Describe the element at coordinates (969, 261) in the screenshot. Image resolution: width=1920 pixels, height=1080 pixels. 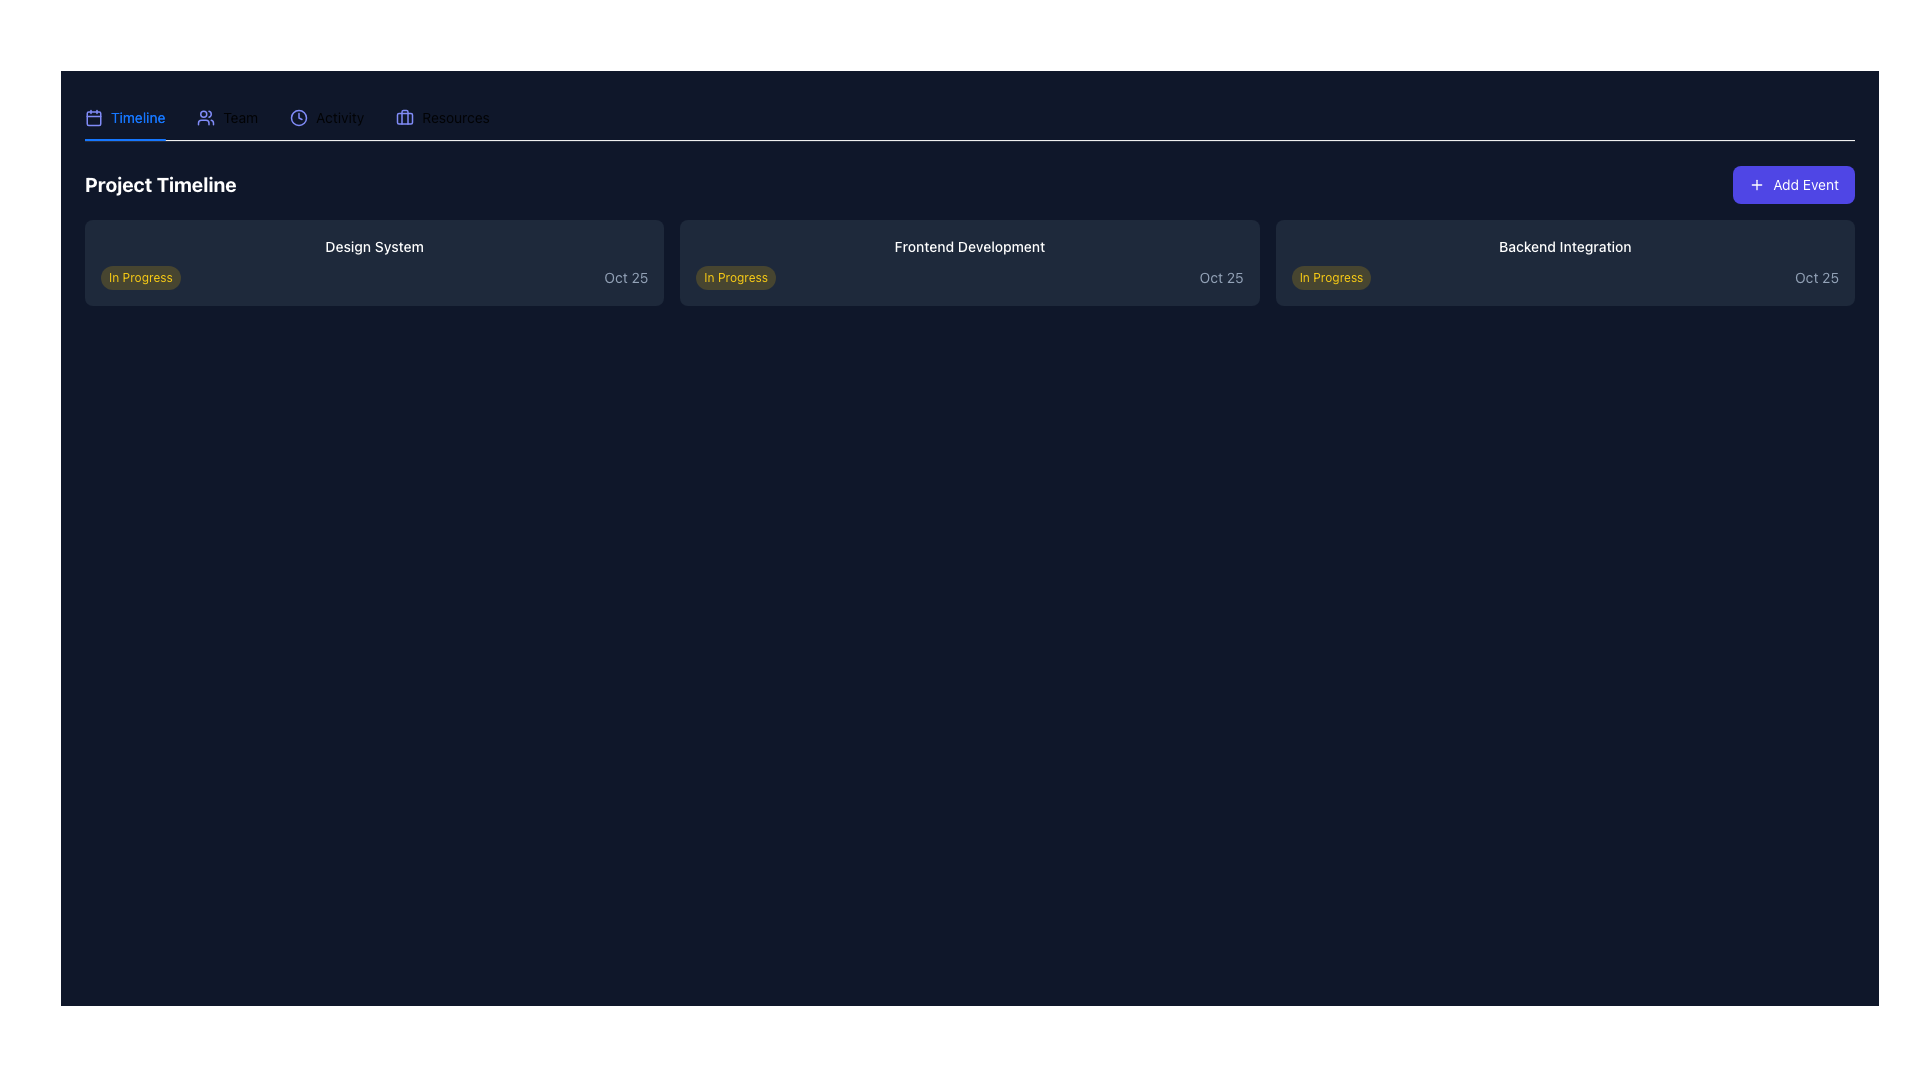
I see `the Card containing the text 'Frontend Development' which has a dark slate color and rounded corners, located in the middle column of the grid layout` at that location.